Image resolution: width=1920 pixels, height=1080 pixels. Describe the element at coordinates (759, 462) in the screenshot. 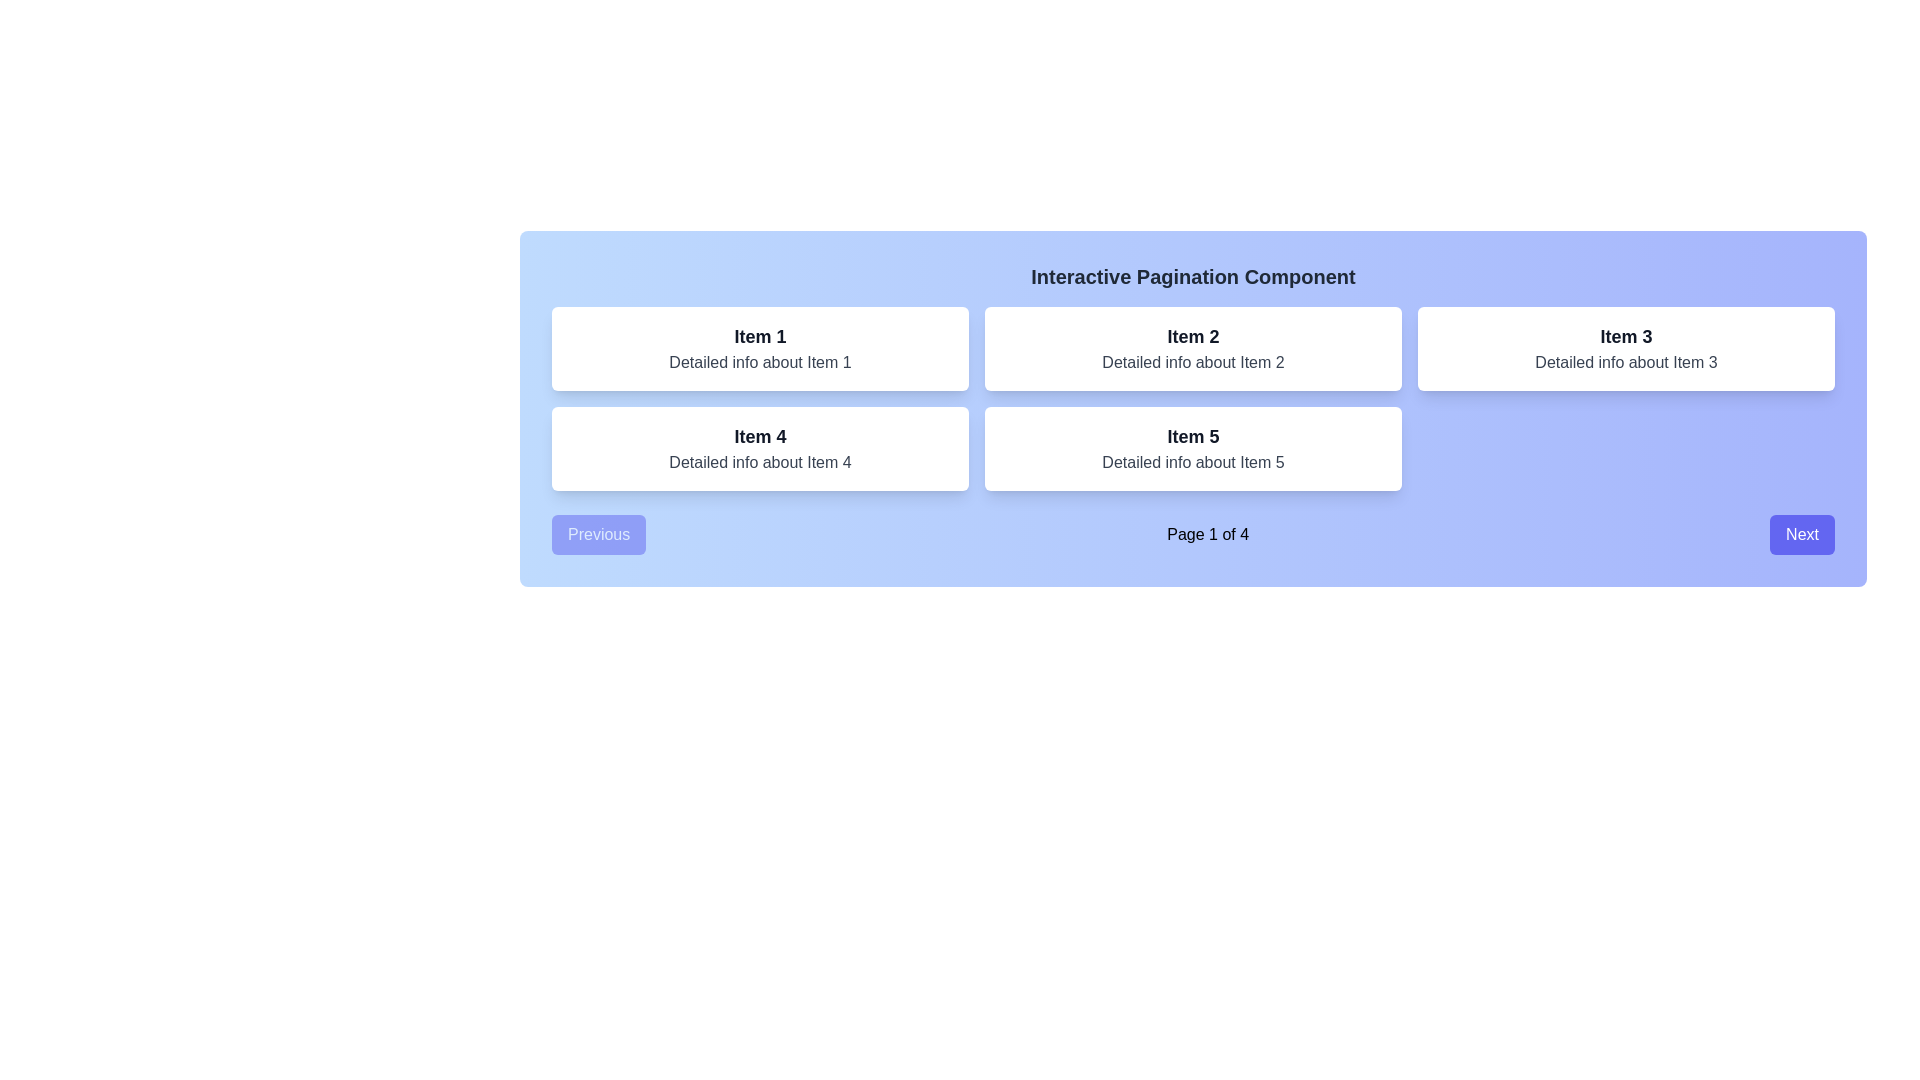

I see `the text label providing additional descriptive information about 'Item 4', which is located inside the white card titled 'Item 4' in the lower-left quadrant of a 2x3 grid structure` at that location.